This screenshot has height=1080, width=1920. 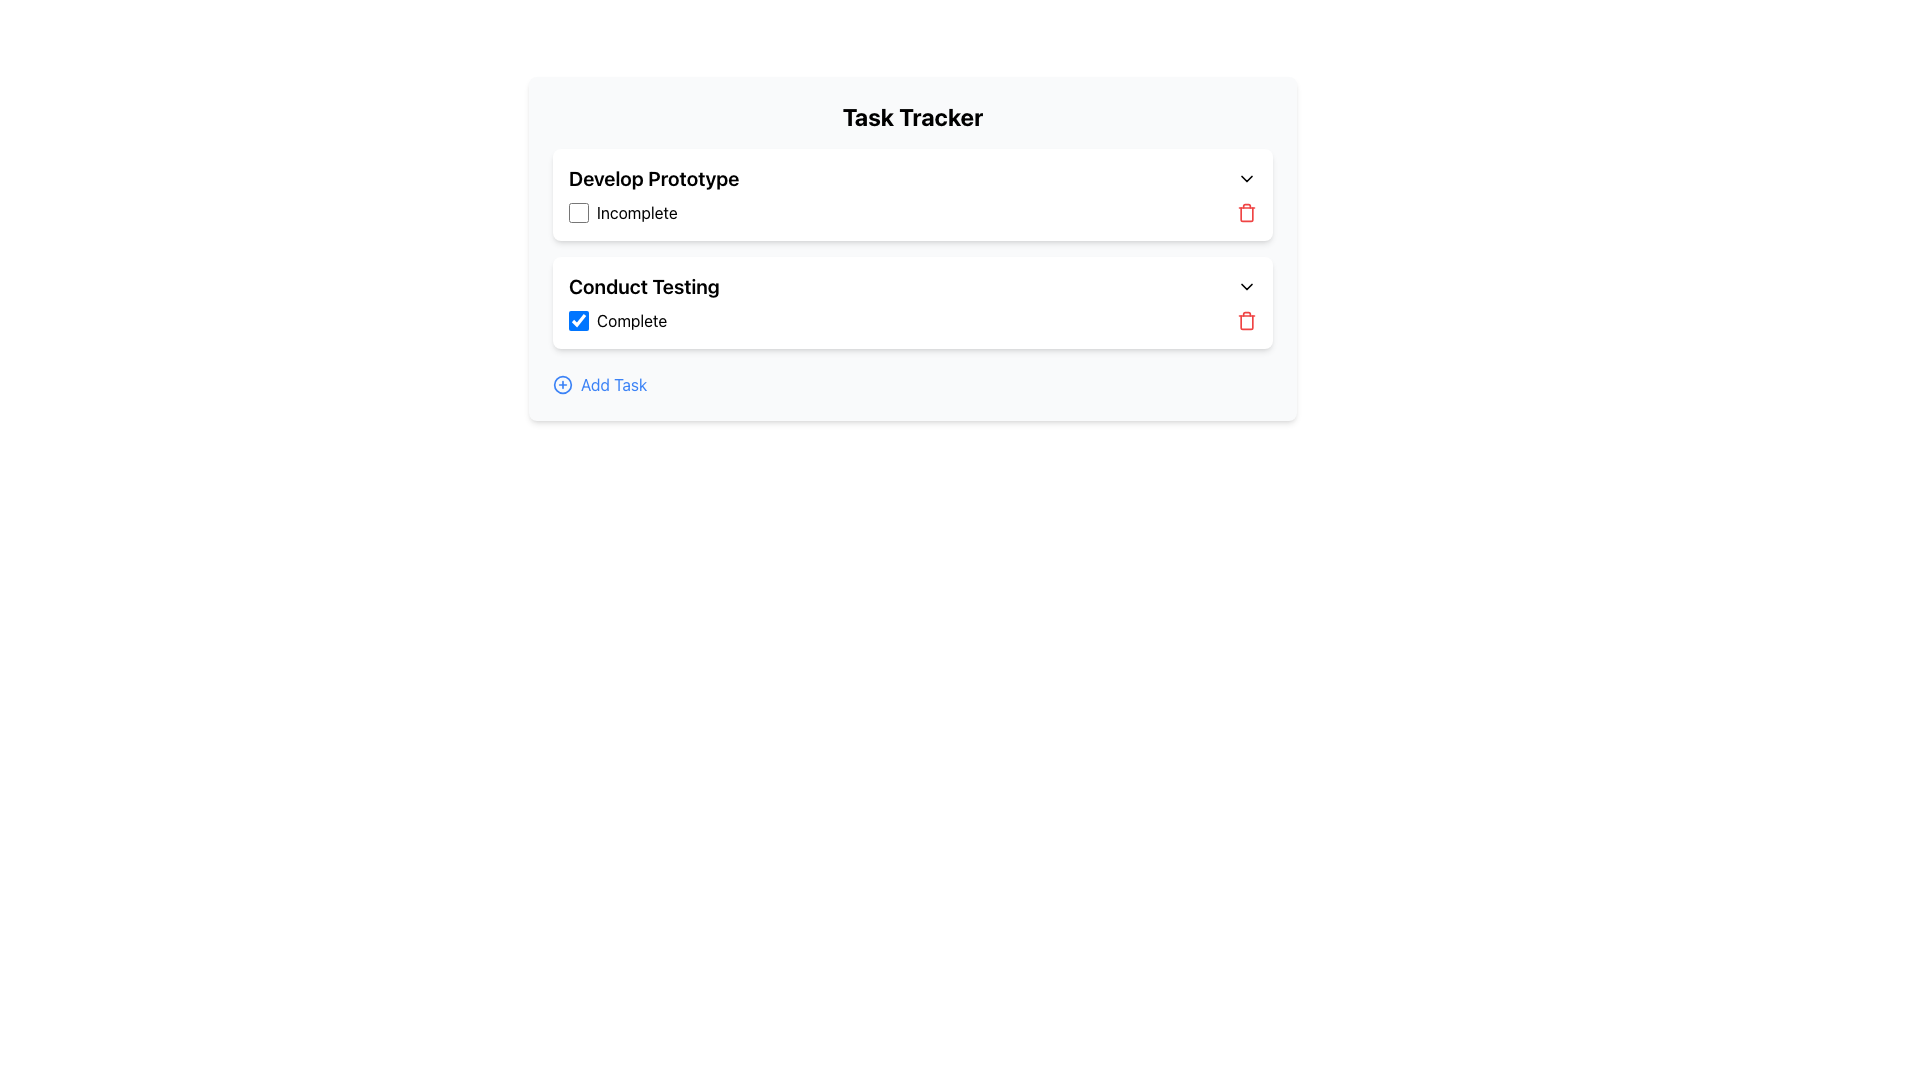 I want to click on the dropdown toggle button located to the far right of the row containing the text 'Conduct Testing', so click(x=1246, y=286).